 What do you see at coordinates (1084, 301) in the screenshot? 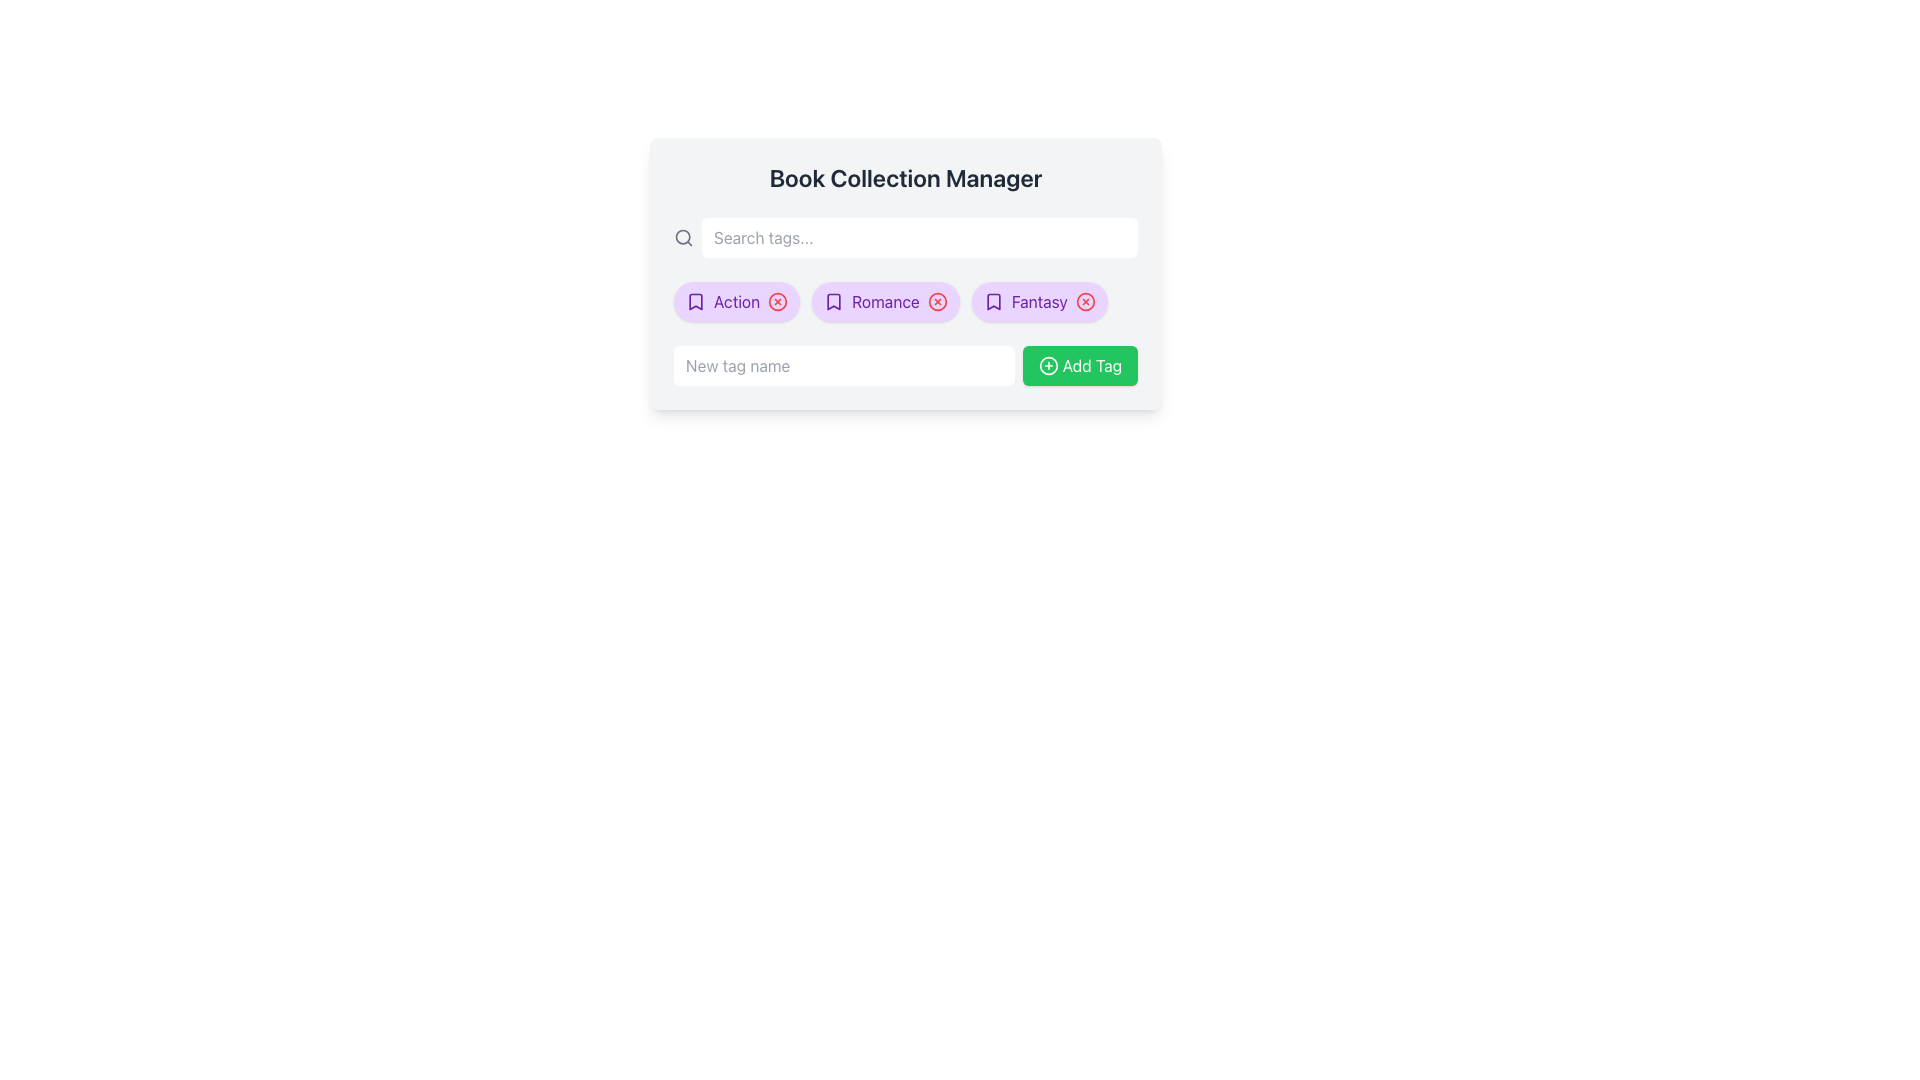
I see `the circular button with a red 'X' icon, located to the right of the 'Fantasy' tag` at bounding box center [1084, 301].